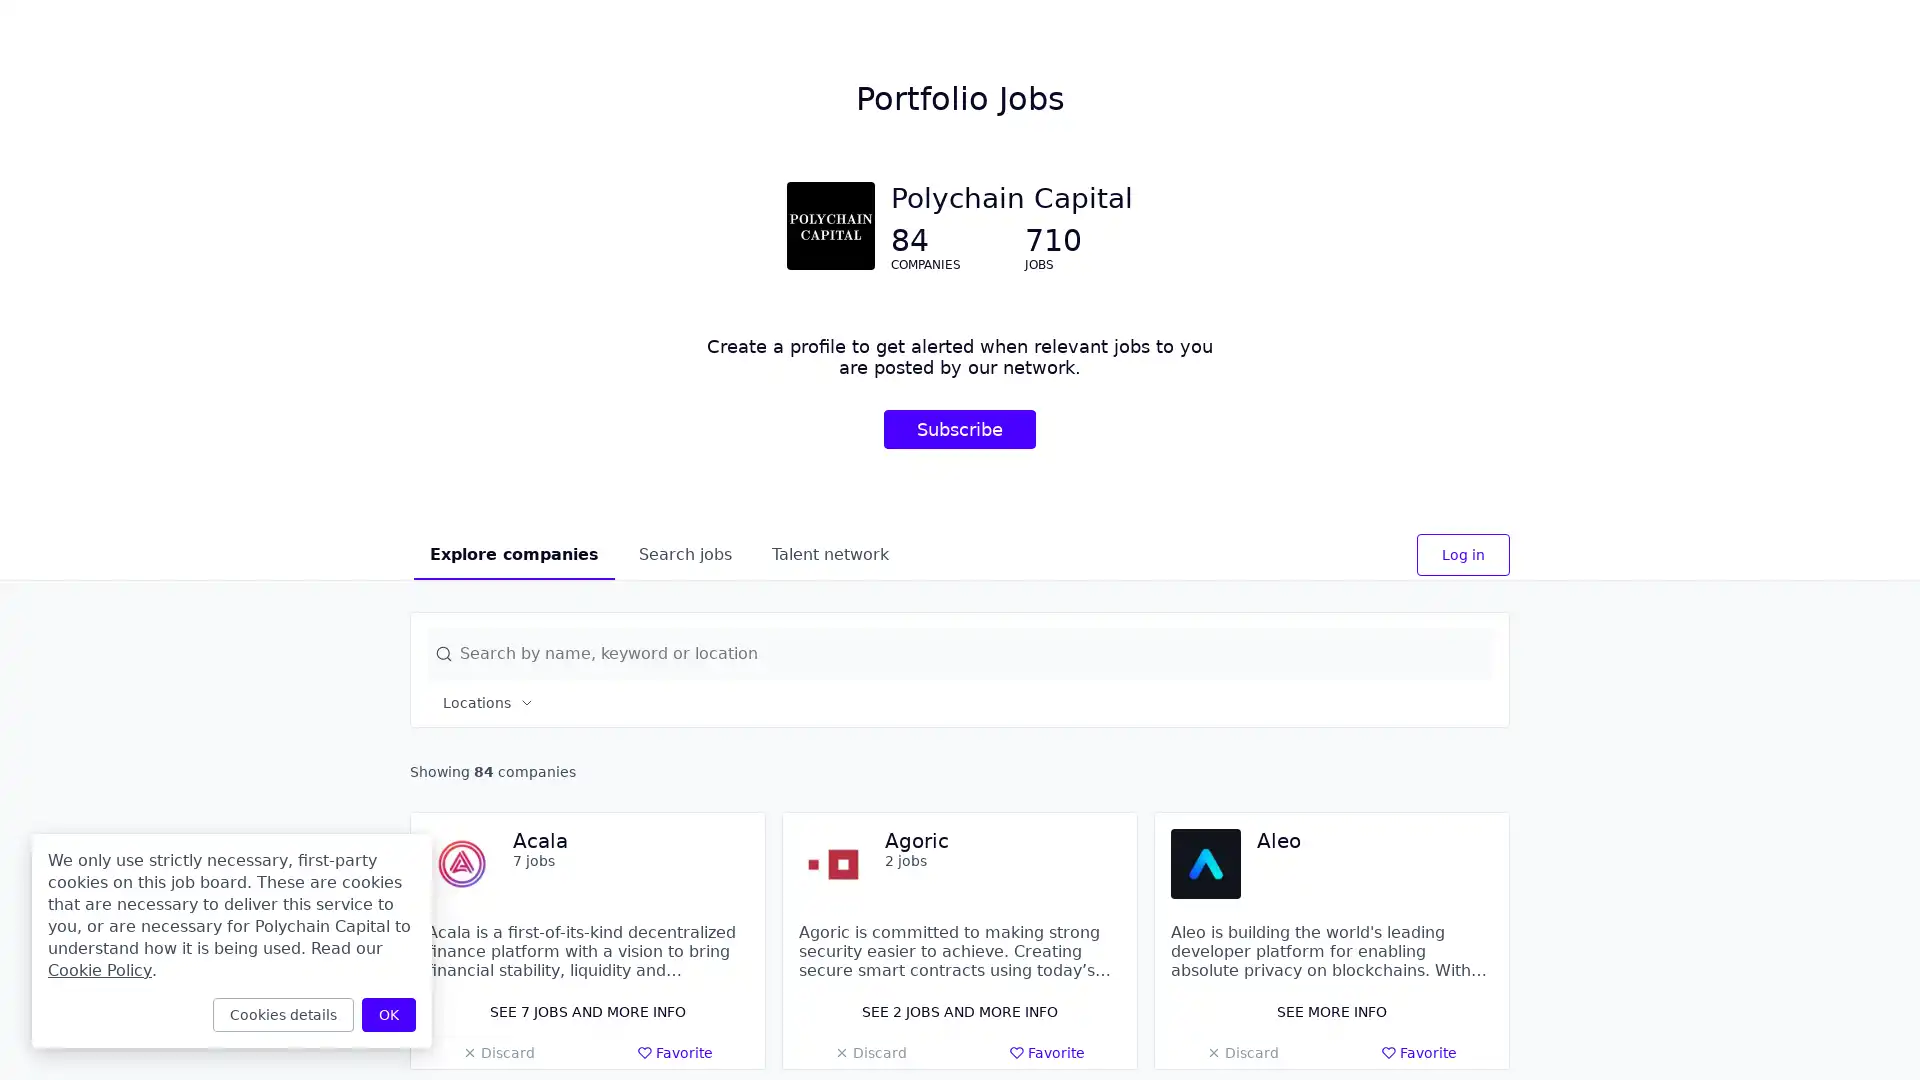  I want to click on Discard, so click(870, 1052).